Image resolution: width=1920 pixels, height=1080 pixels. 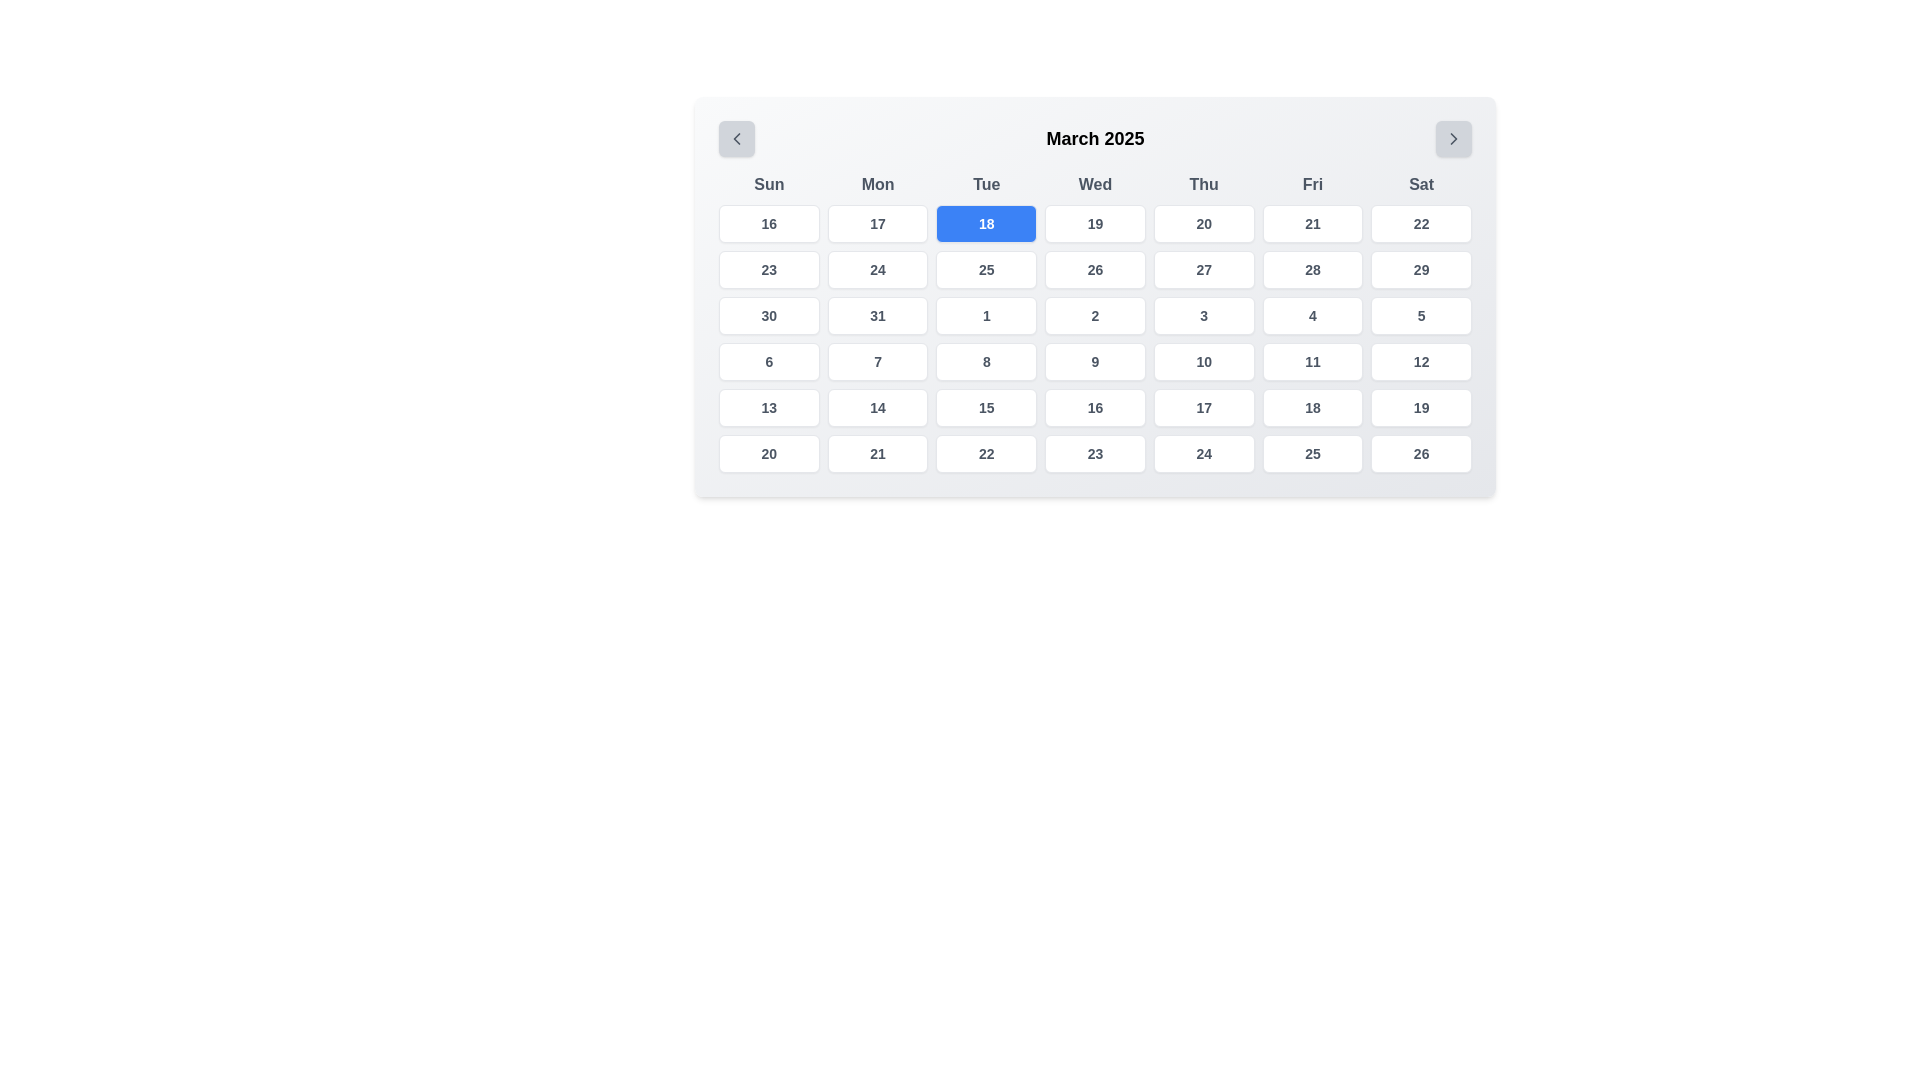 I want to click on the clickable calendar cell displaying '13', which has rounded corners and a shadow effect, from its position in the grid-based calendar interface, so click(x=768, y=407).